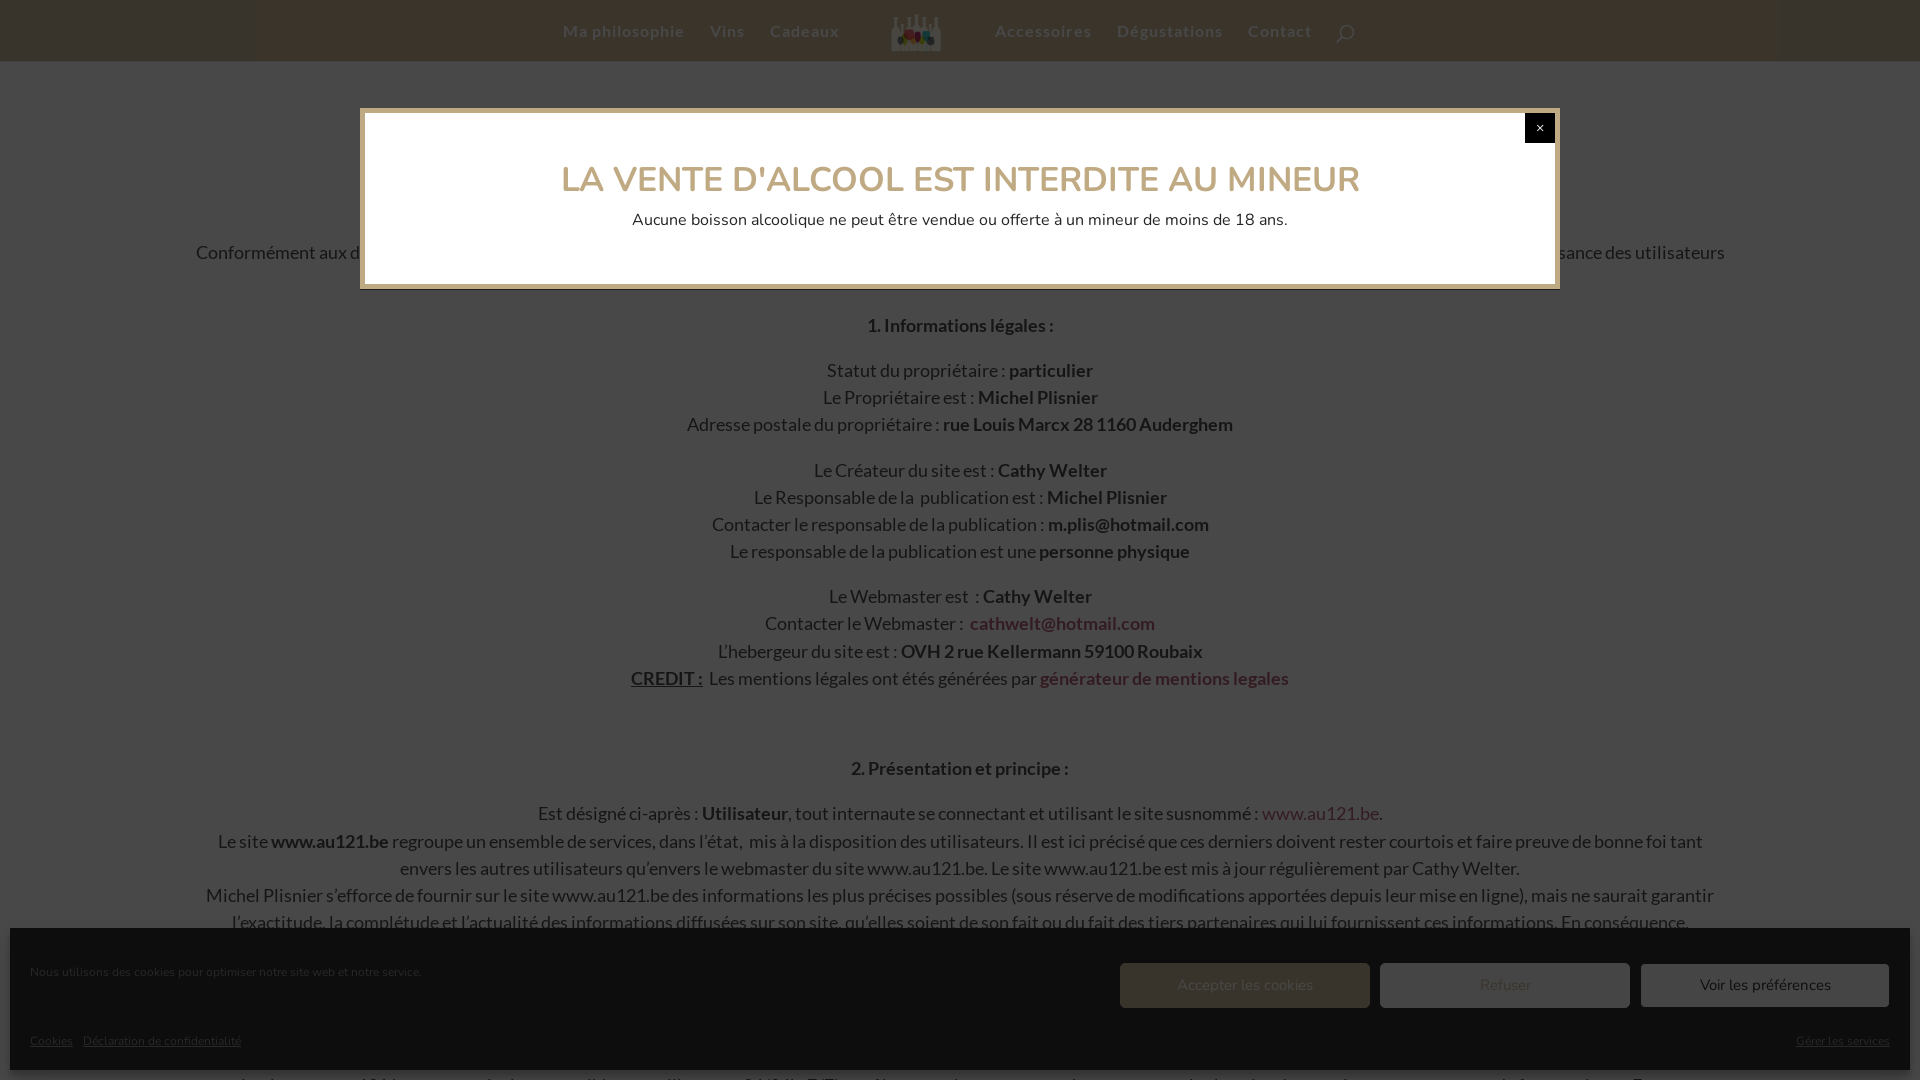 Image resolution: width=1920 pixels, height=1080 pixels. What do you see at coordinates (1243, 984) in the screenshot?
I see `'Accepter les cookies'` at bounding box center [1243, 984].